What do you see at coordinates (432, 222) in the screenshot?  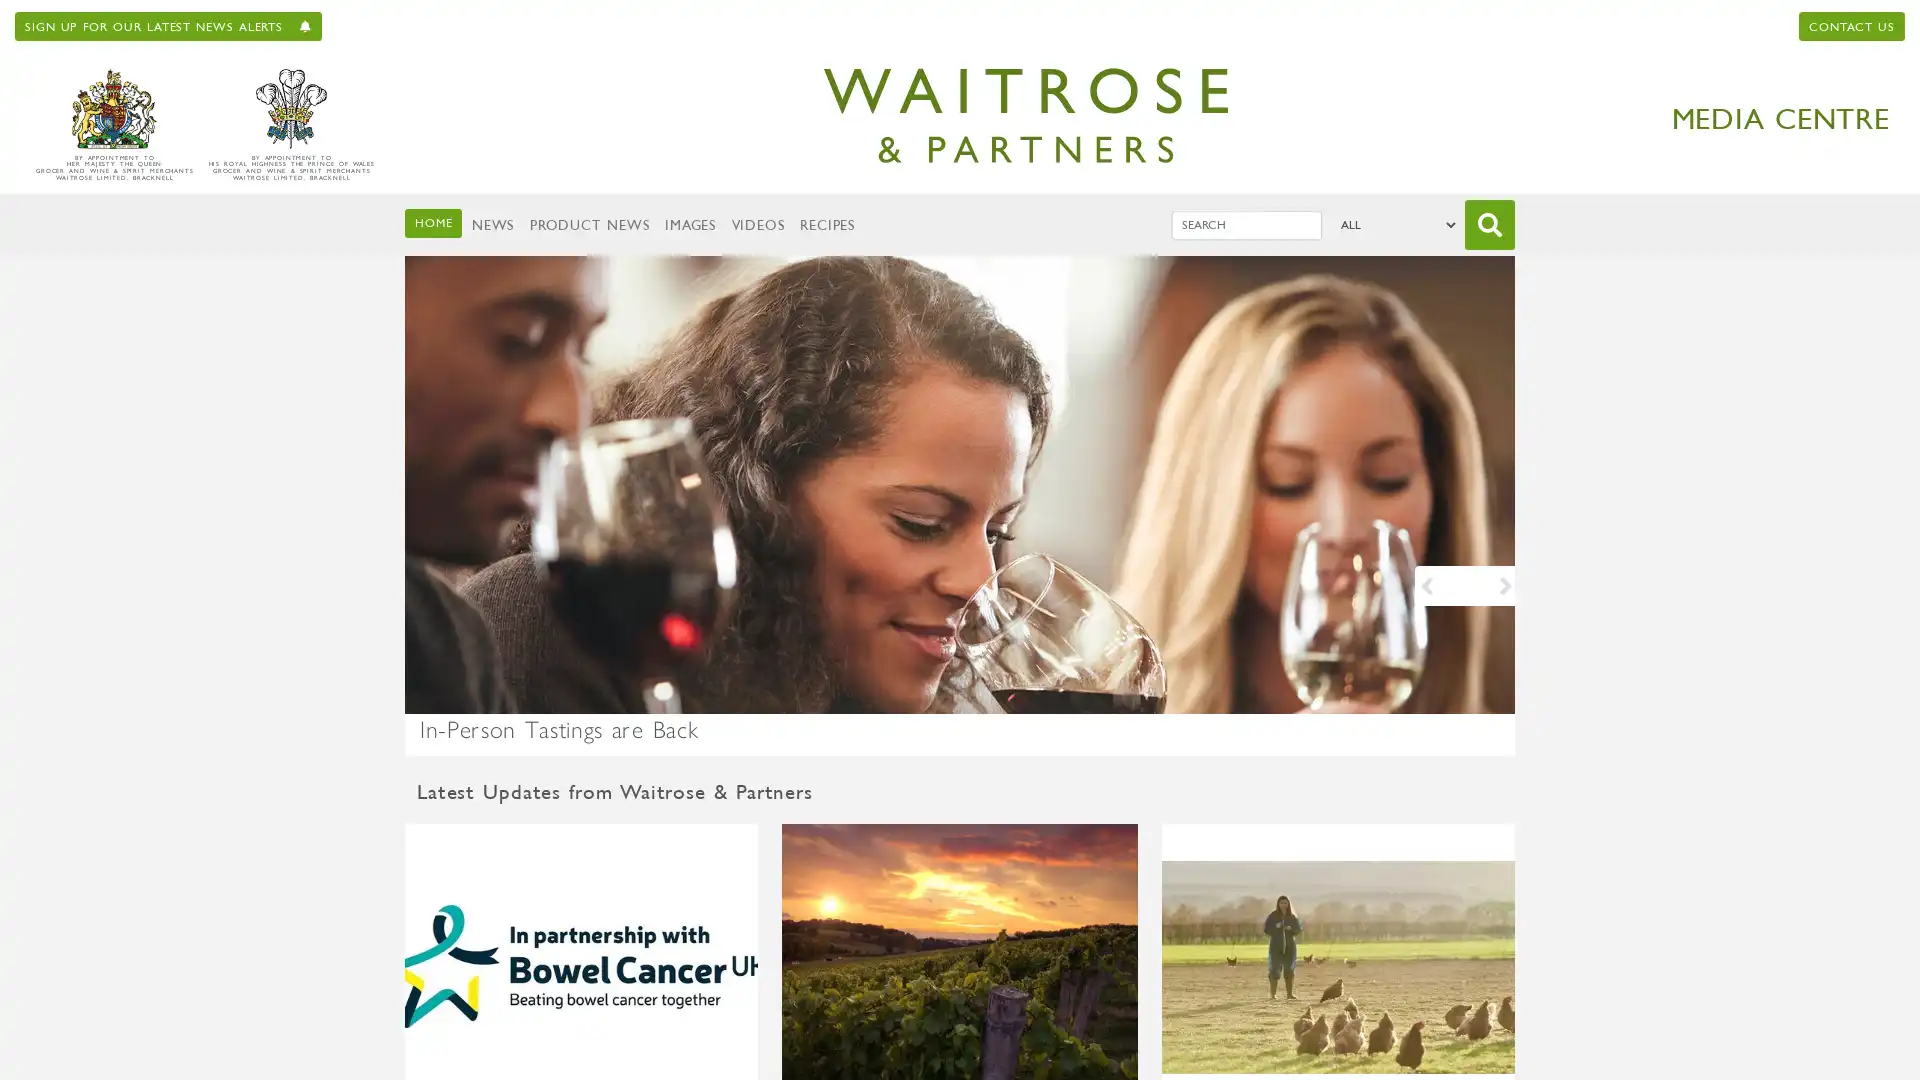 I see `HOME (CURRENT)` at bounding box center [432, 222].